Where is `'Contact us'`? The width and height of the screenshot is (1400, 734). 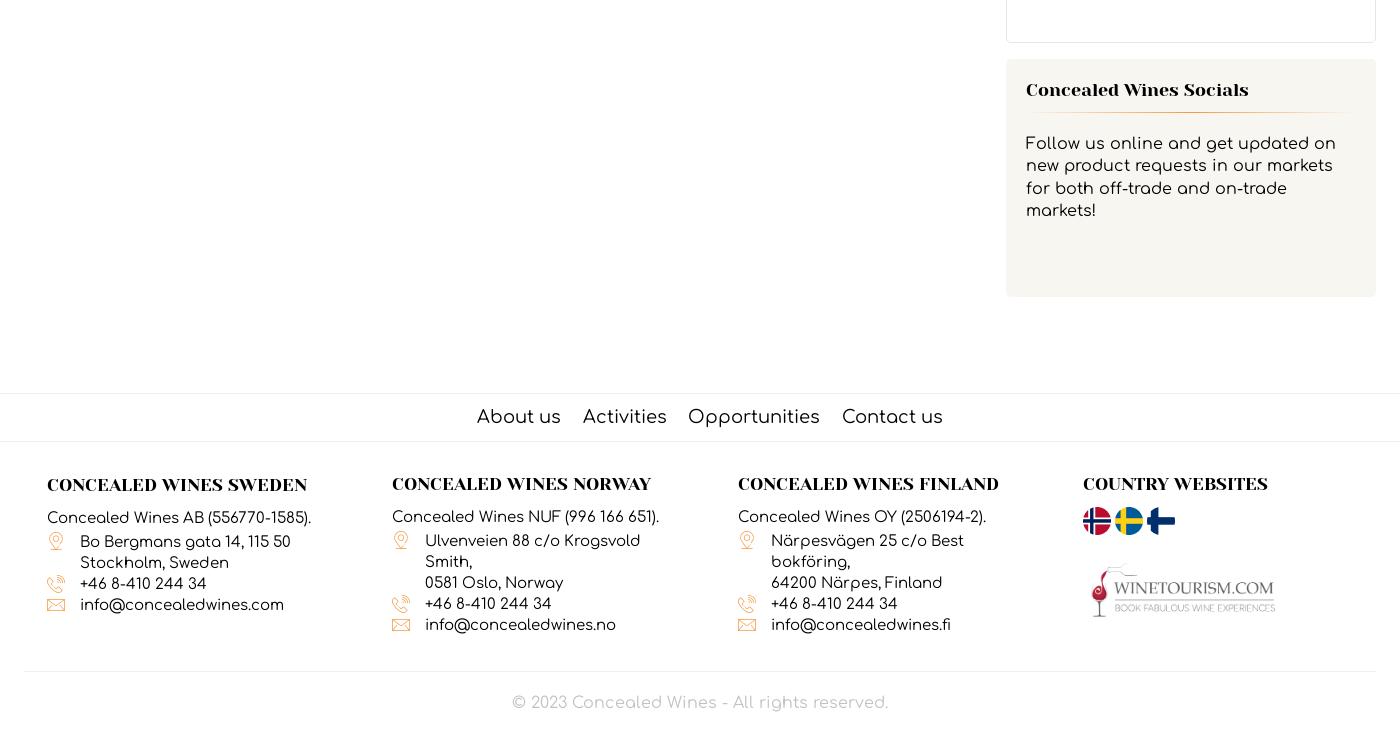
'Contact us' is located at coordinates (840, 415).